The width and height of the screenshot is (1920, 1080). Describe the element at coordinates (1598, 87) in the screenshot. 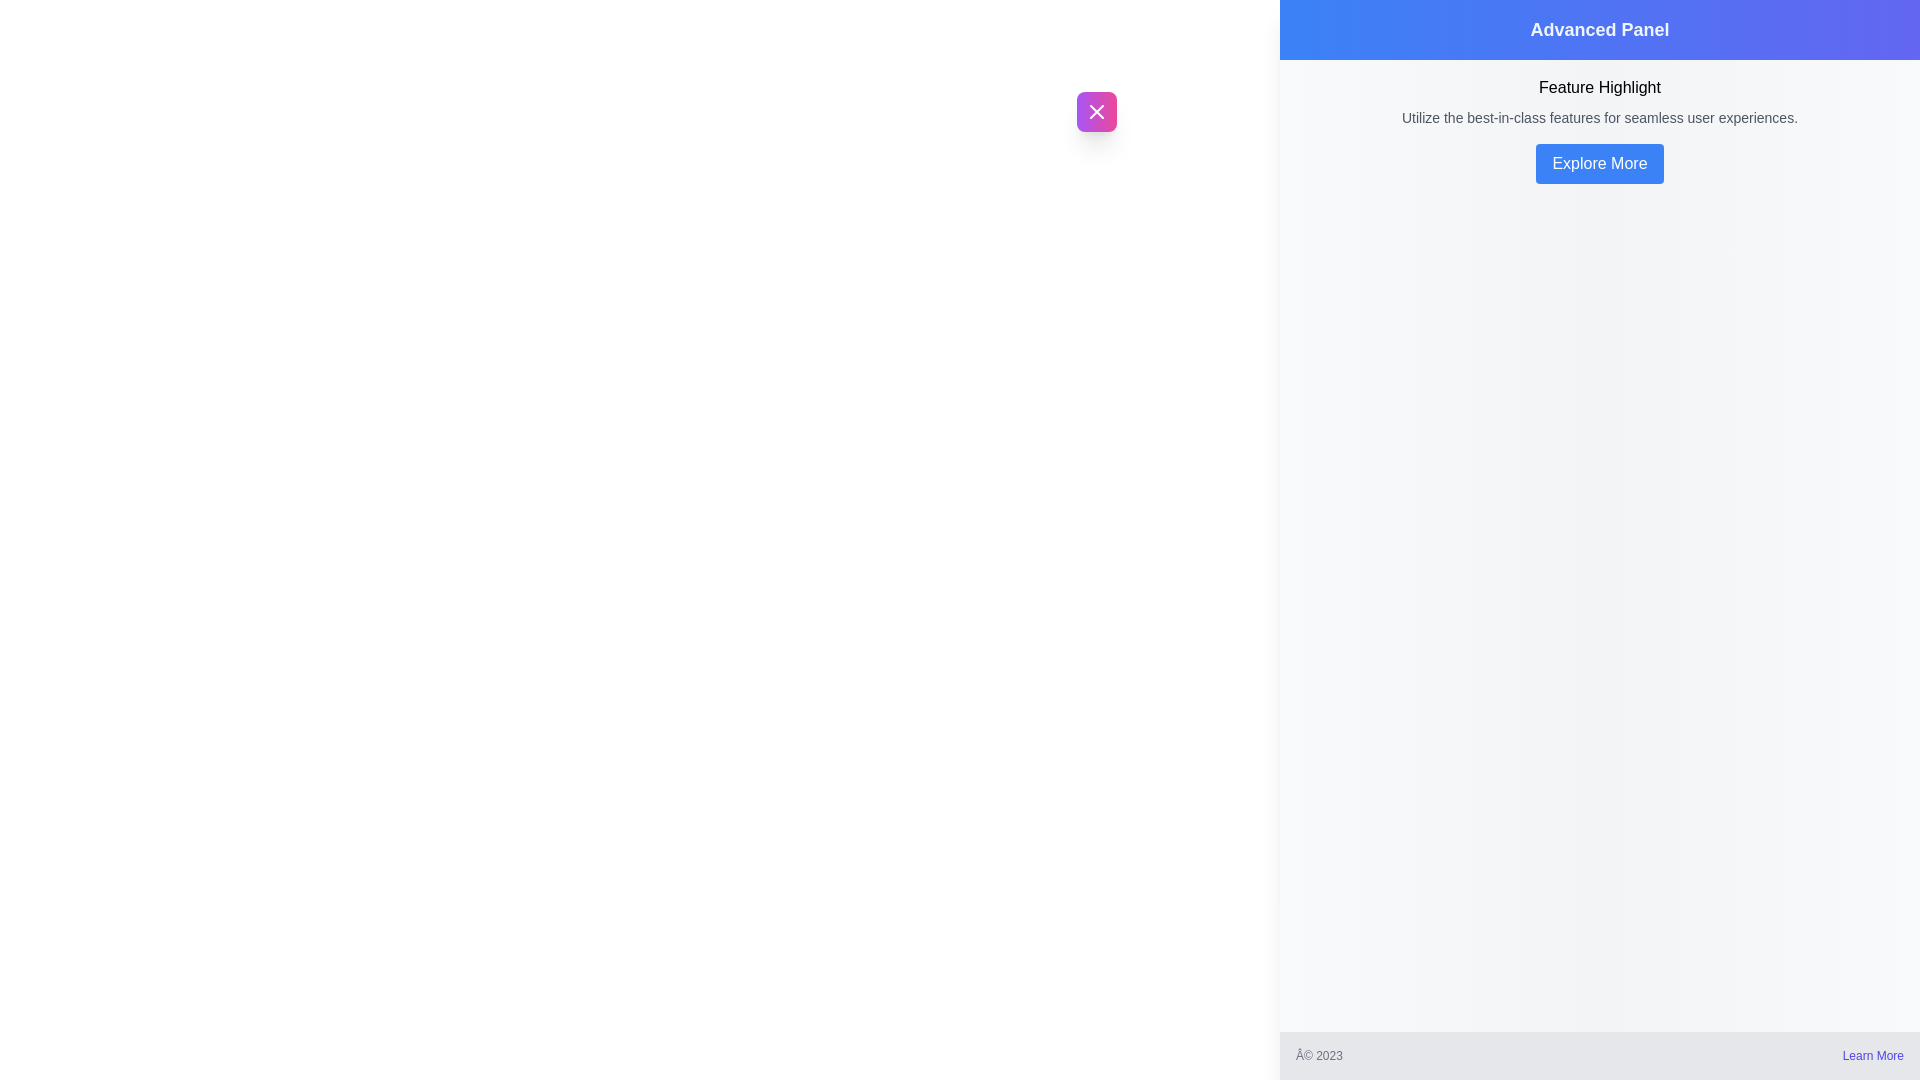

I see `the 'Feature Highlight' text label element, which is a heading styled in black, located at the top of the 'Advanced Panel' section above the text 'Utilize the best-in-class features'` at that location.